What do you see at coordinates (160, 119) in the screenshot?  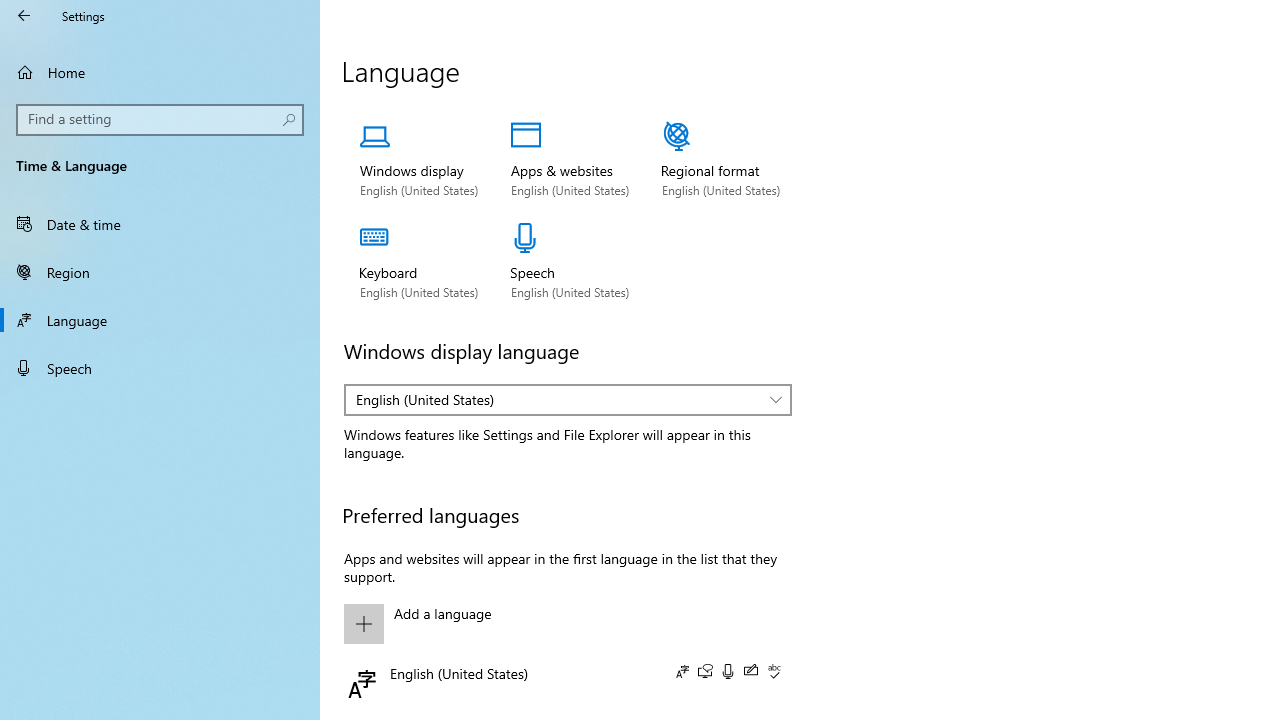 I see `'Search box, Find a setting'` at bounding box center [160, 119].